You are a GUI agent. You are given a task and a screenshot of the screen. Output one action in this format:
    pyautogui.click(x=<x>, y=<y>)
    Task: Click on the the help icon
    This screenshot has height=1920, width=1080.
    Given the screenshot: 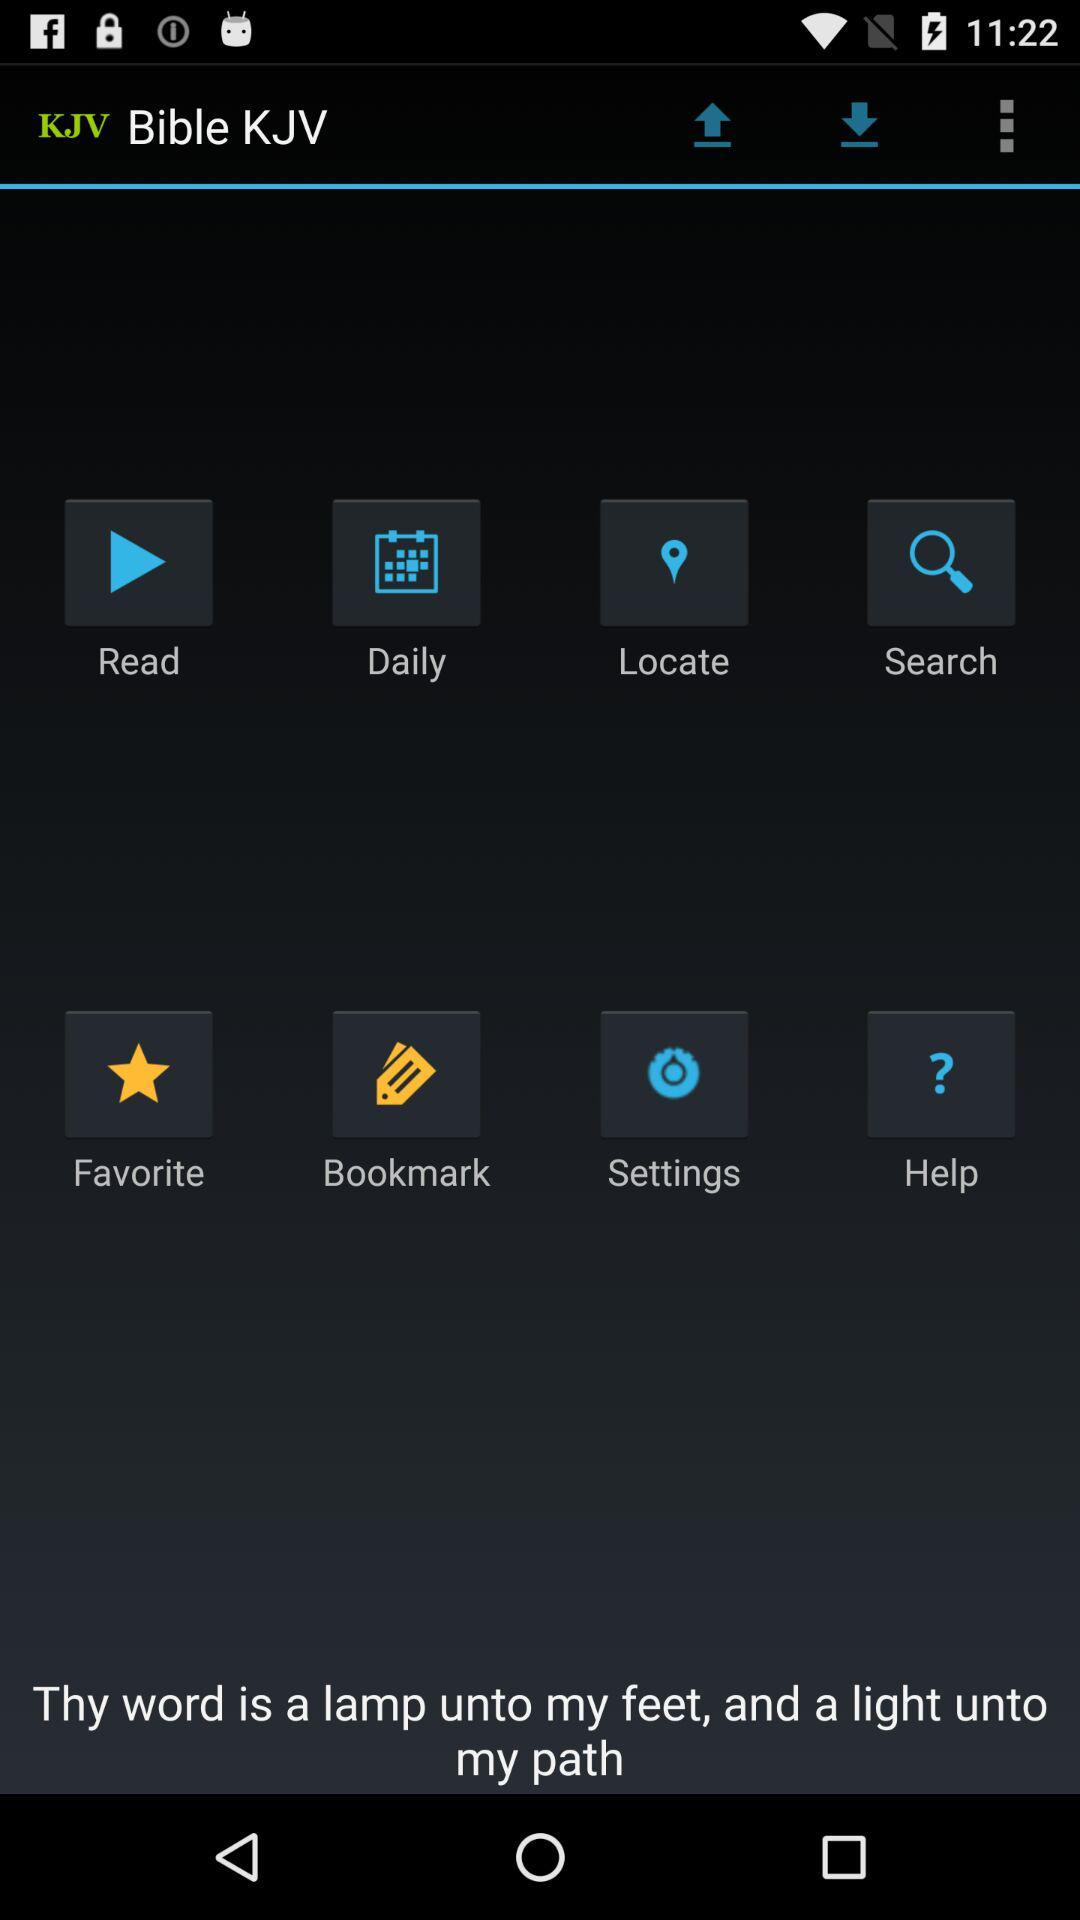 What is the action you would take?
    pyautogui.click(x=941, y=1148)
    